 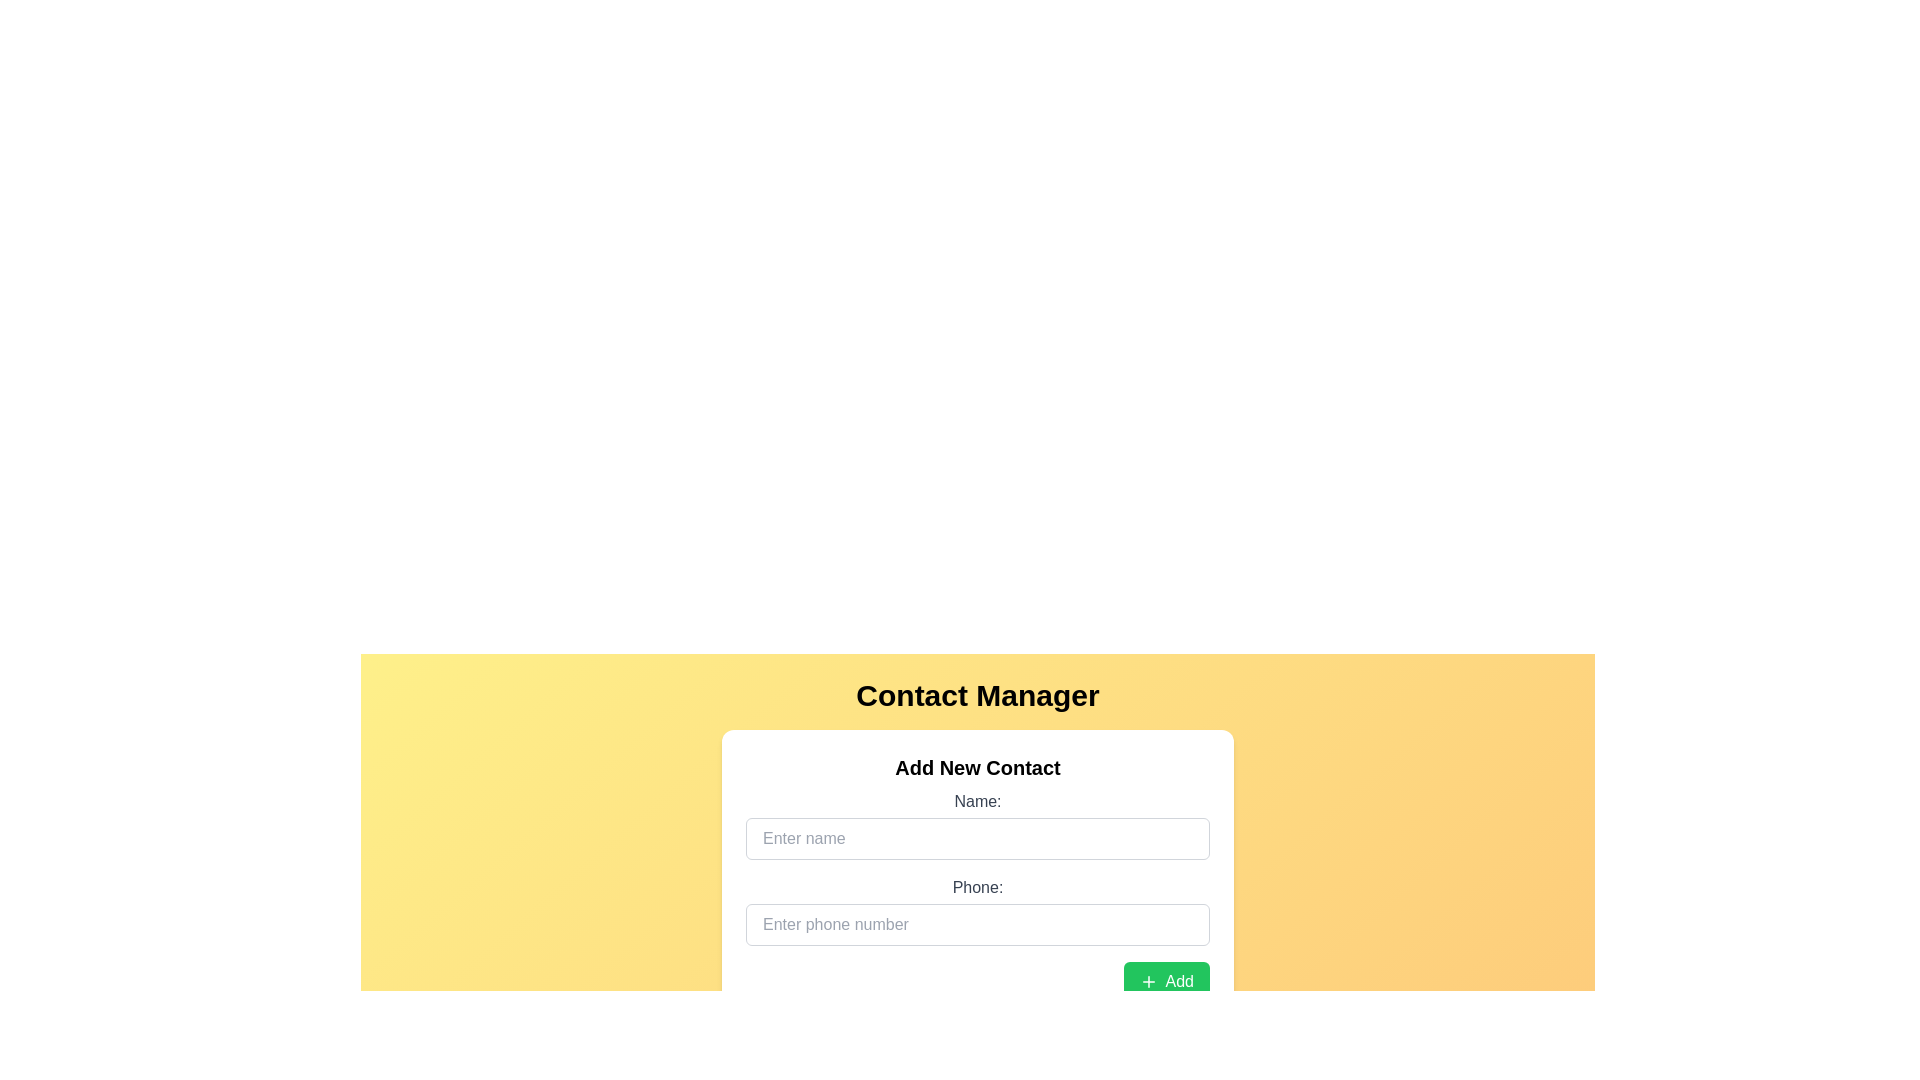 I want to click on the 'Contact Manager' text header, which is a bold, large-font title centered above the main content form on a gradient yellow-orange background, so click(x=978, y=694).